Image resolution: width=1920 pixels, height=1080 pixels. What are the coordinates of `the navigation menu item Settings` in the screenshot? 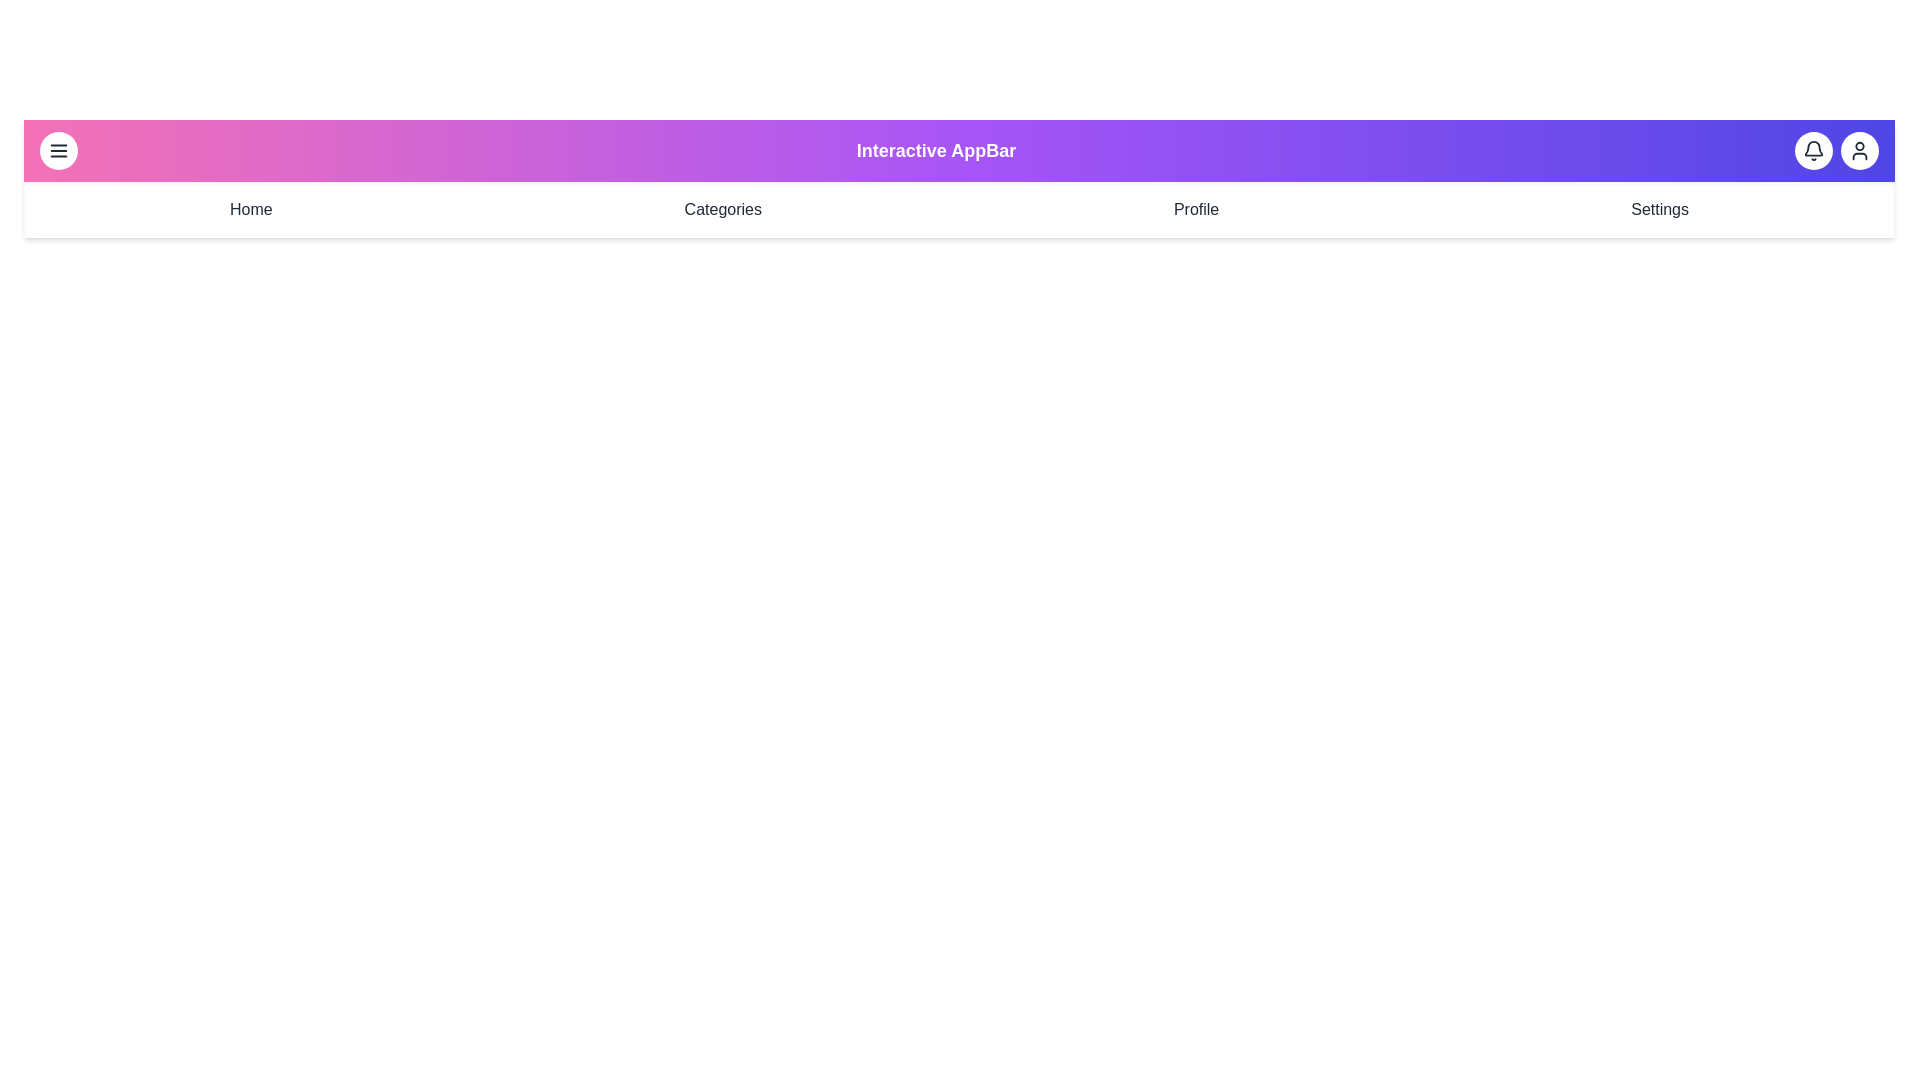 It's located at (1660, 209).